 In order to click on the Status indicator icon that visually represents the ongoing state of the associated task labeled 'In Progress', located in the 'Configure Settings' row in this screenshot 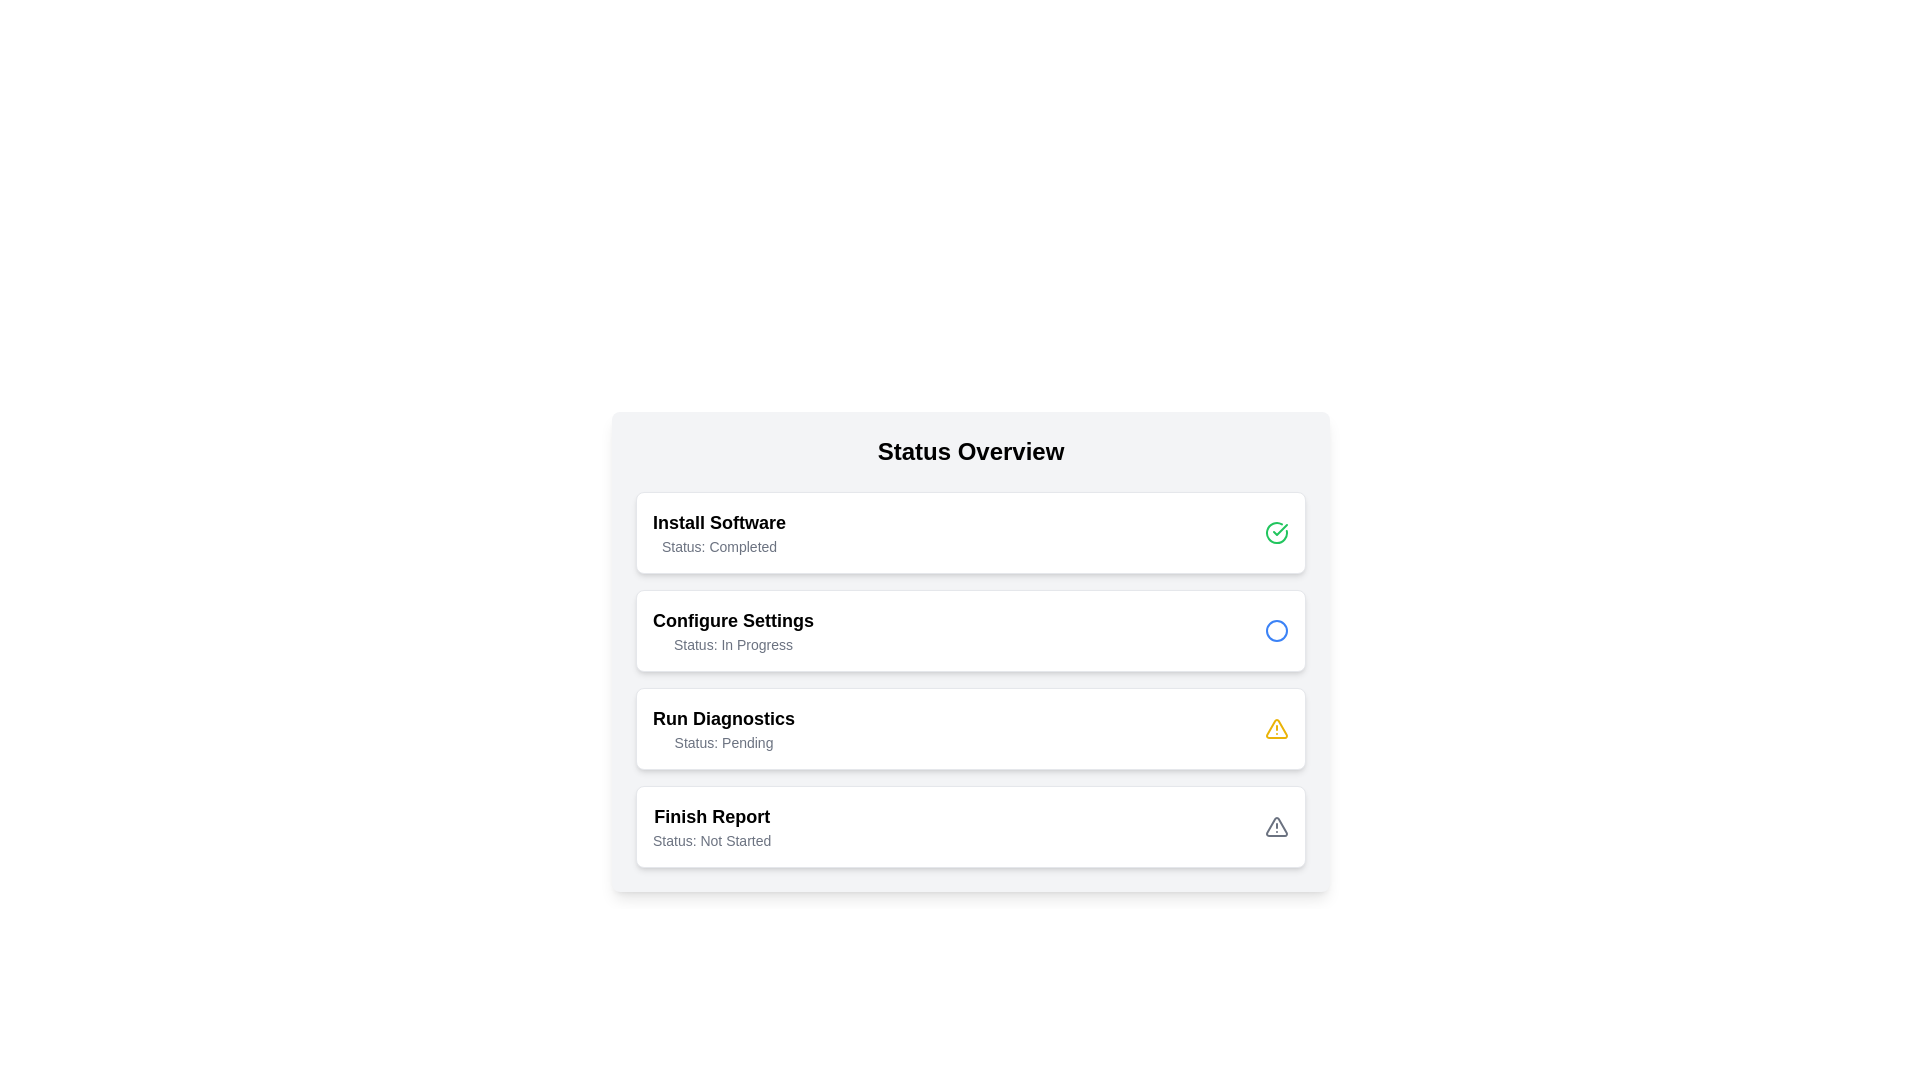, I will do `click(1275, 631)`.